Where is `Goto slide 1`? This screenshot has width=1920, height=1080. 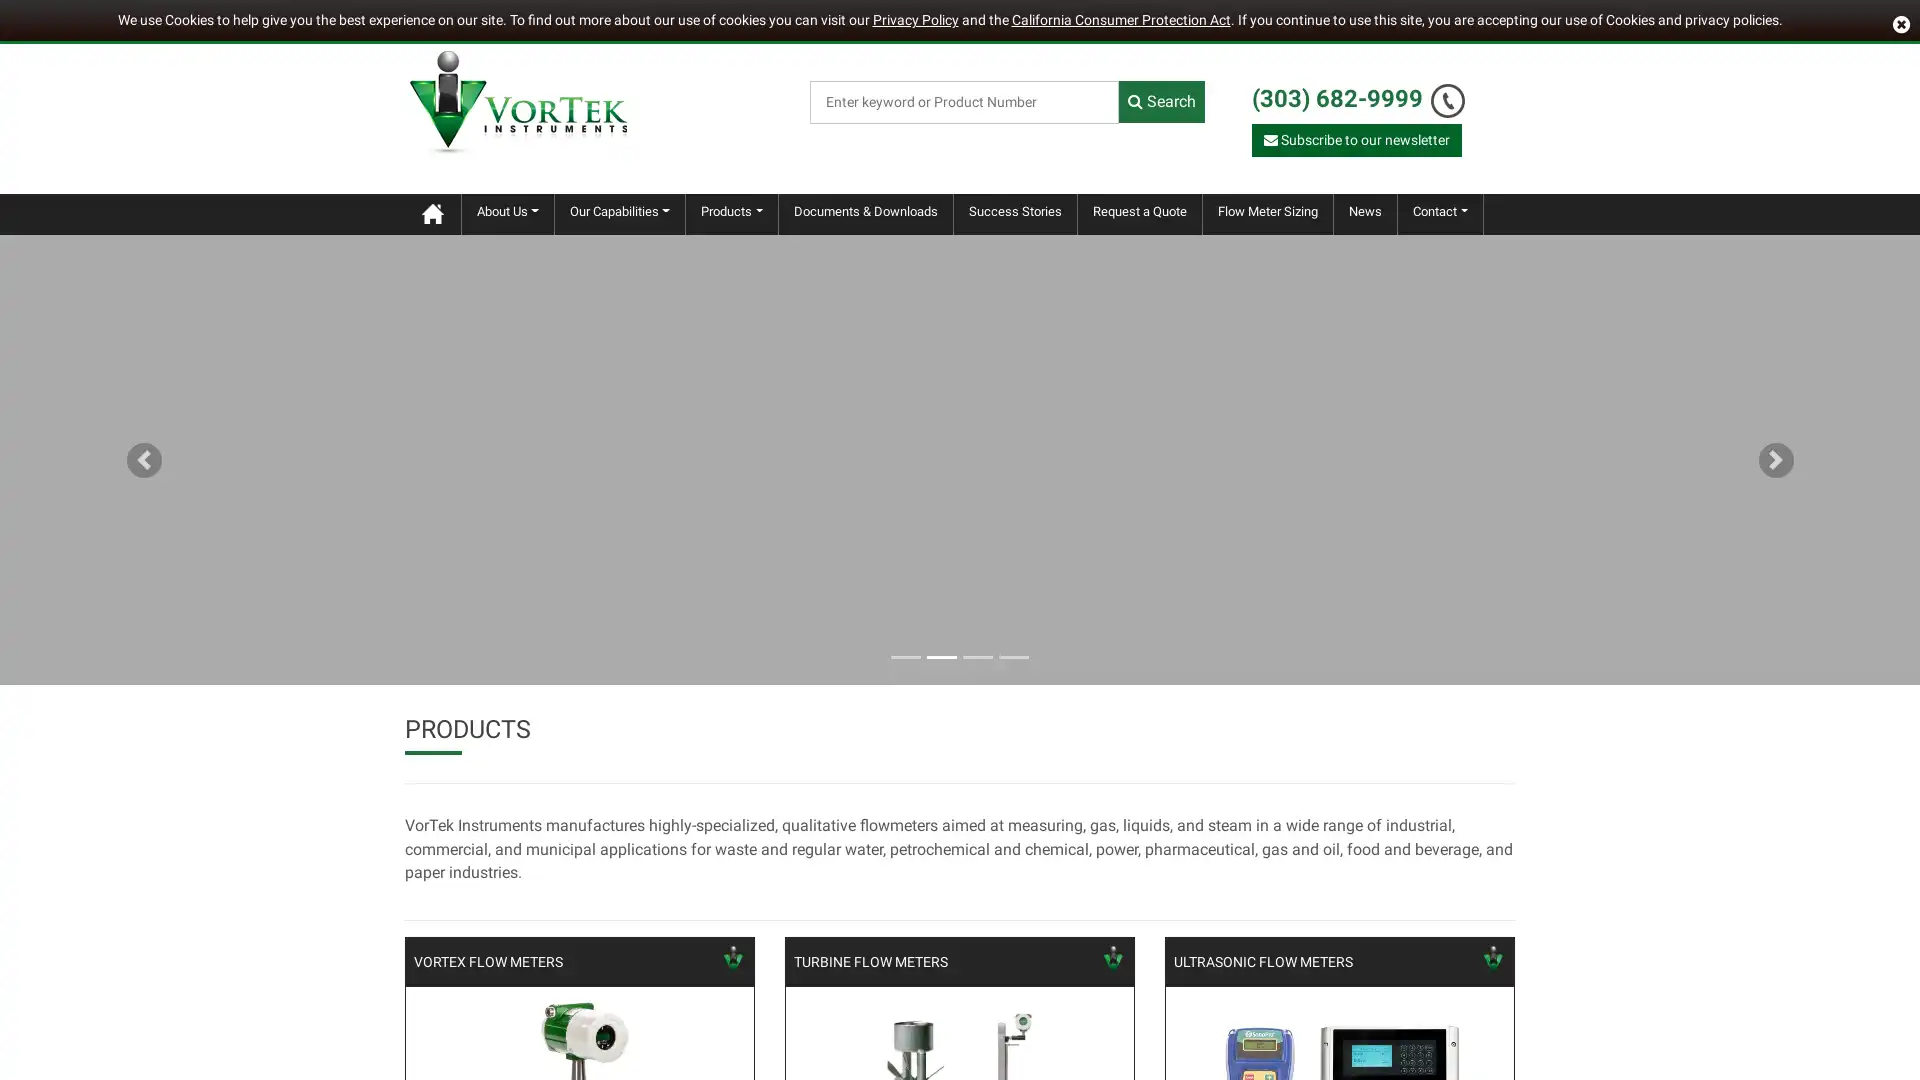 Goto slide 1 is located at coordinates (905, 615).